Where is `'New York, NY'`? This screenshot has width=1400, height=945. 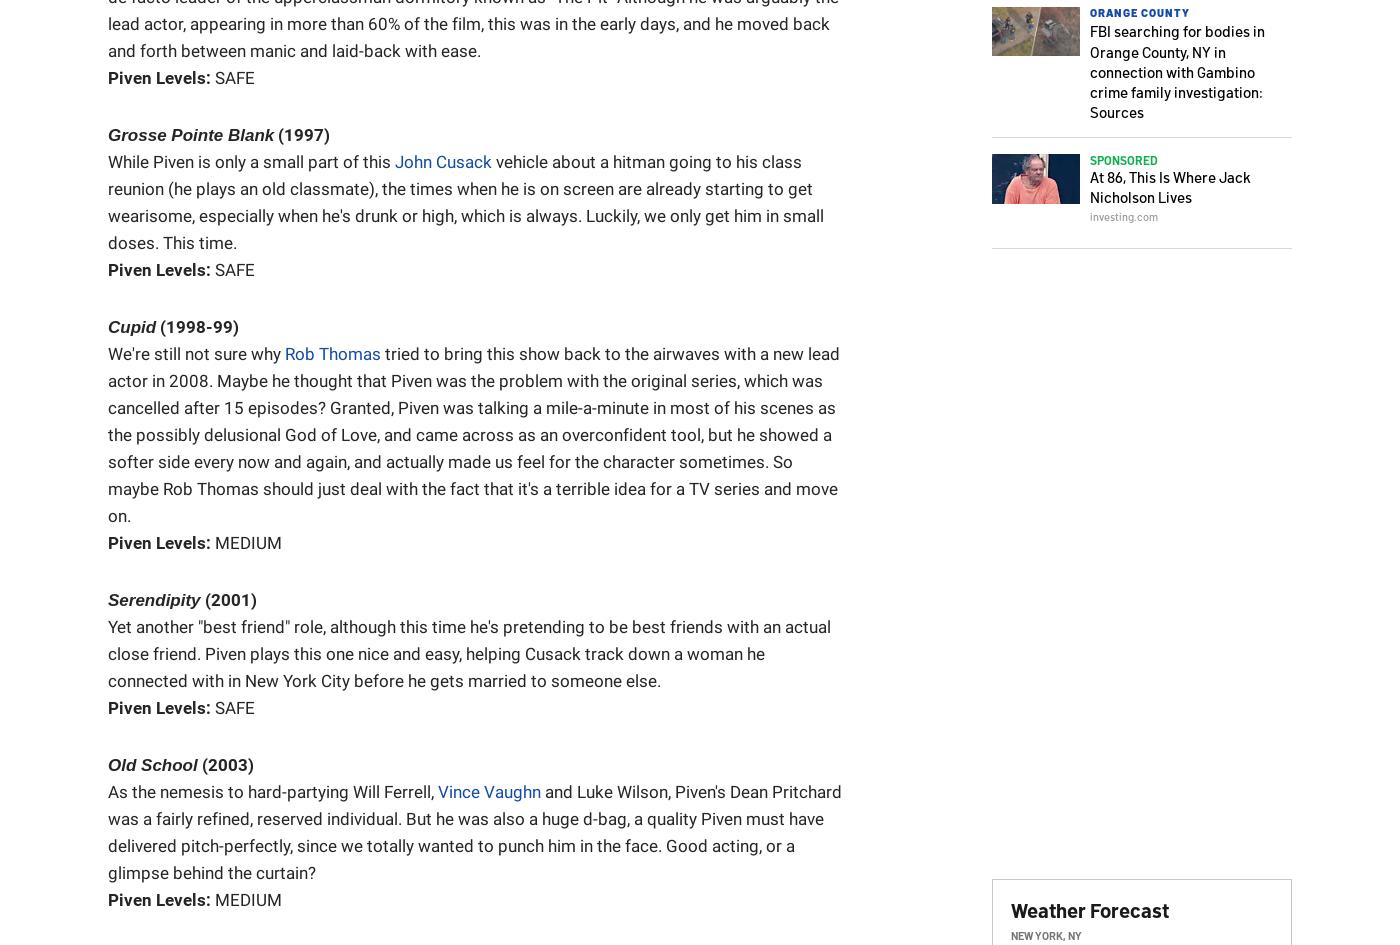
'New York, NY' is located at coordinates (1046, 933).